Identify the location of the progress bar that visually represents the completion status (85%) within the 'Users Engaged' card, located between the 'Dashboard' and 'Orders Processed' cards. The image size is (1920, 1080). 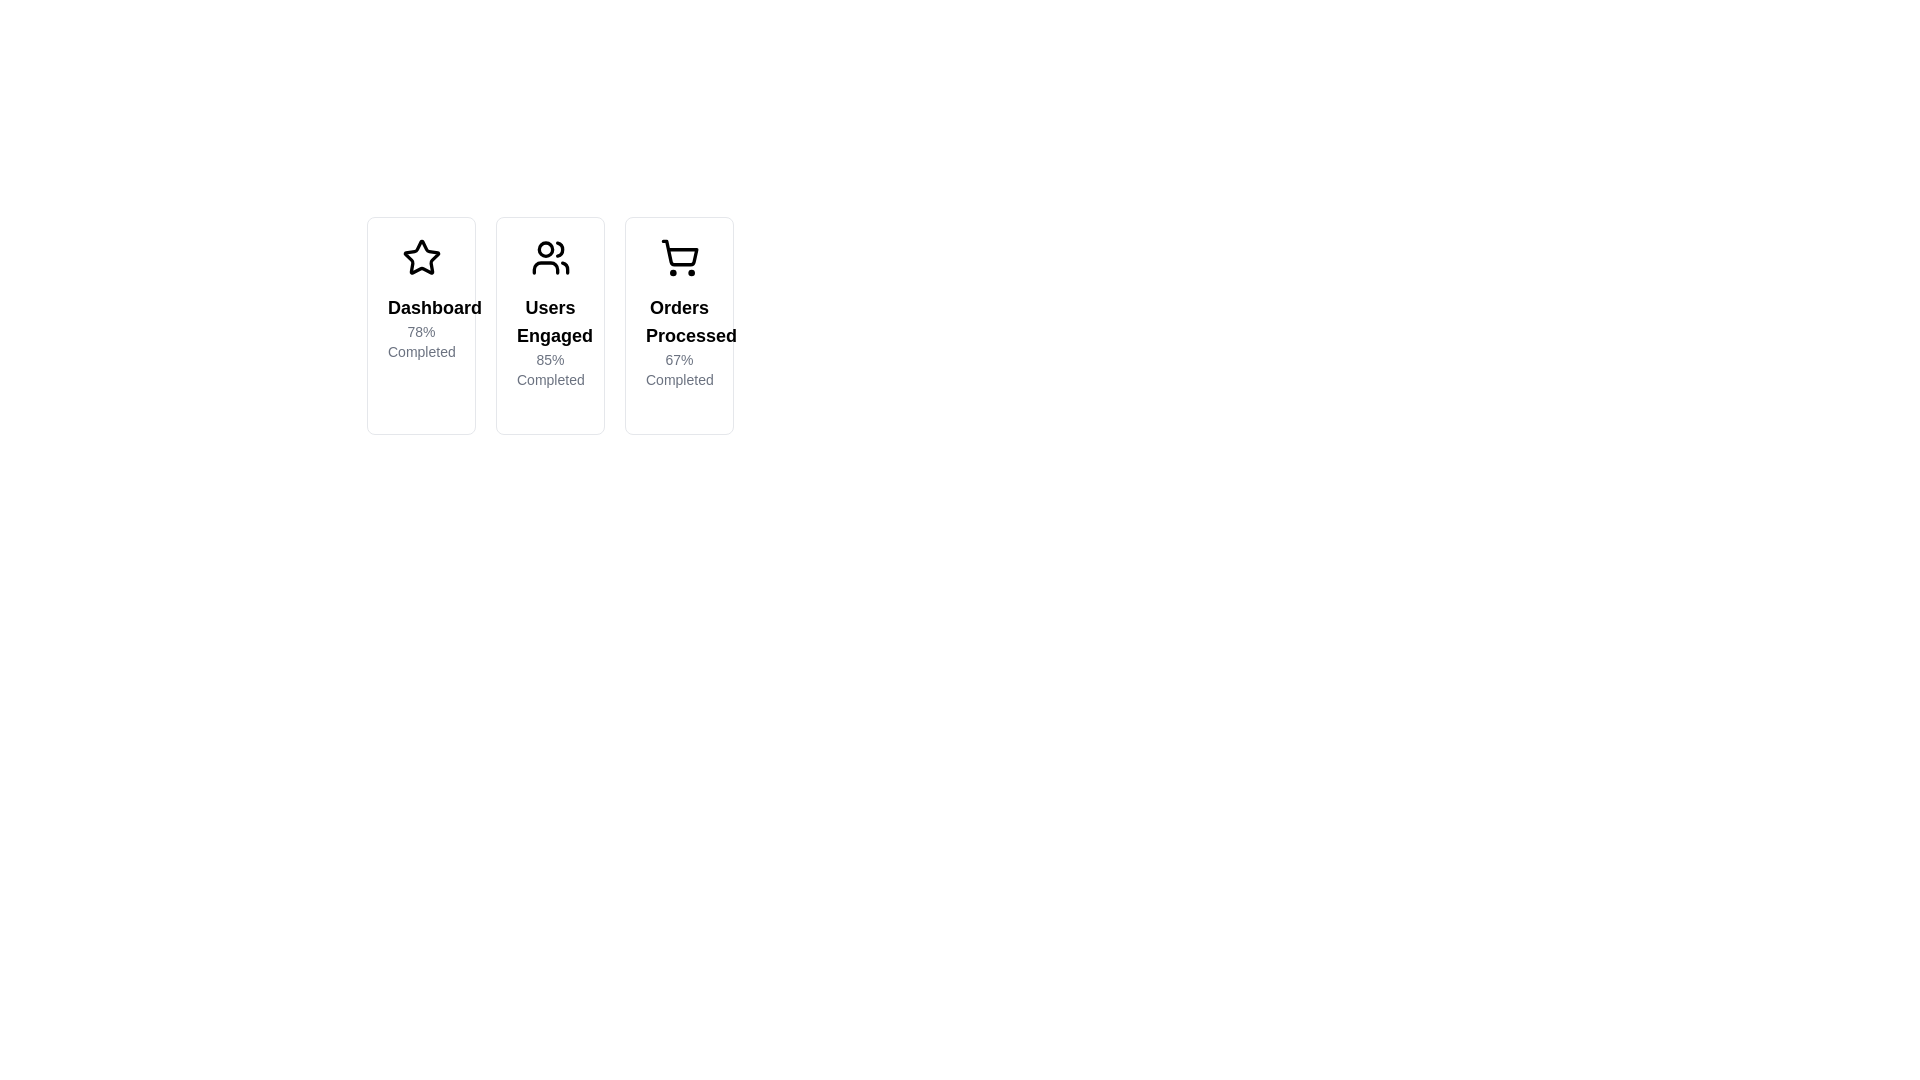
(545, 408).